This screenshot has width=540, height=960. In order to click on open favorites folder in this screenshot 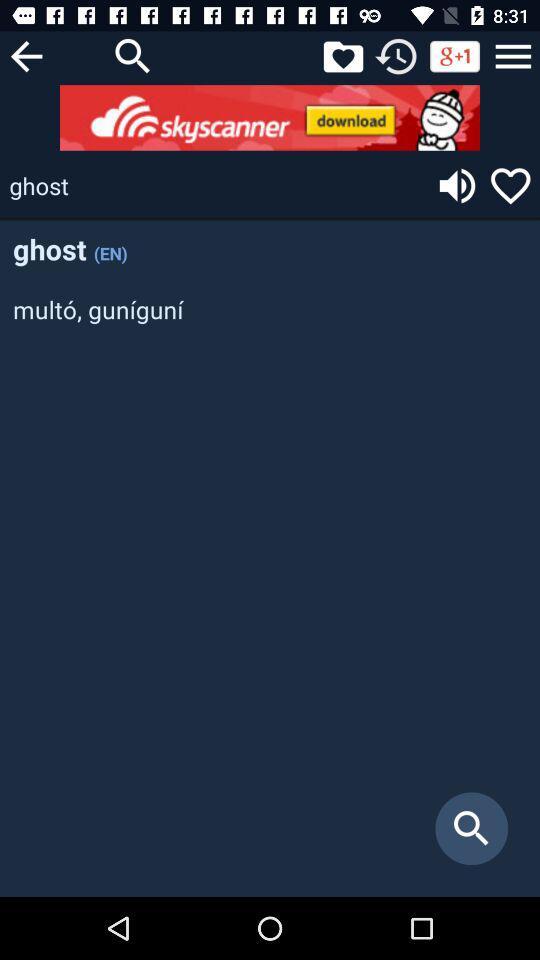, I will do `click(342, 55)`.